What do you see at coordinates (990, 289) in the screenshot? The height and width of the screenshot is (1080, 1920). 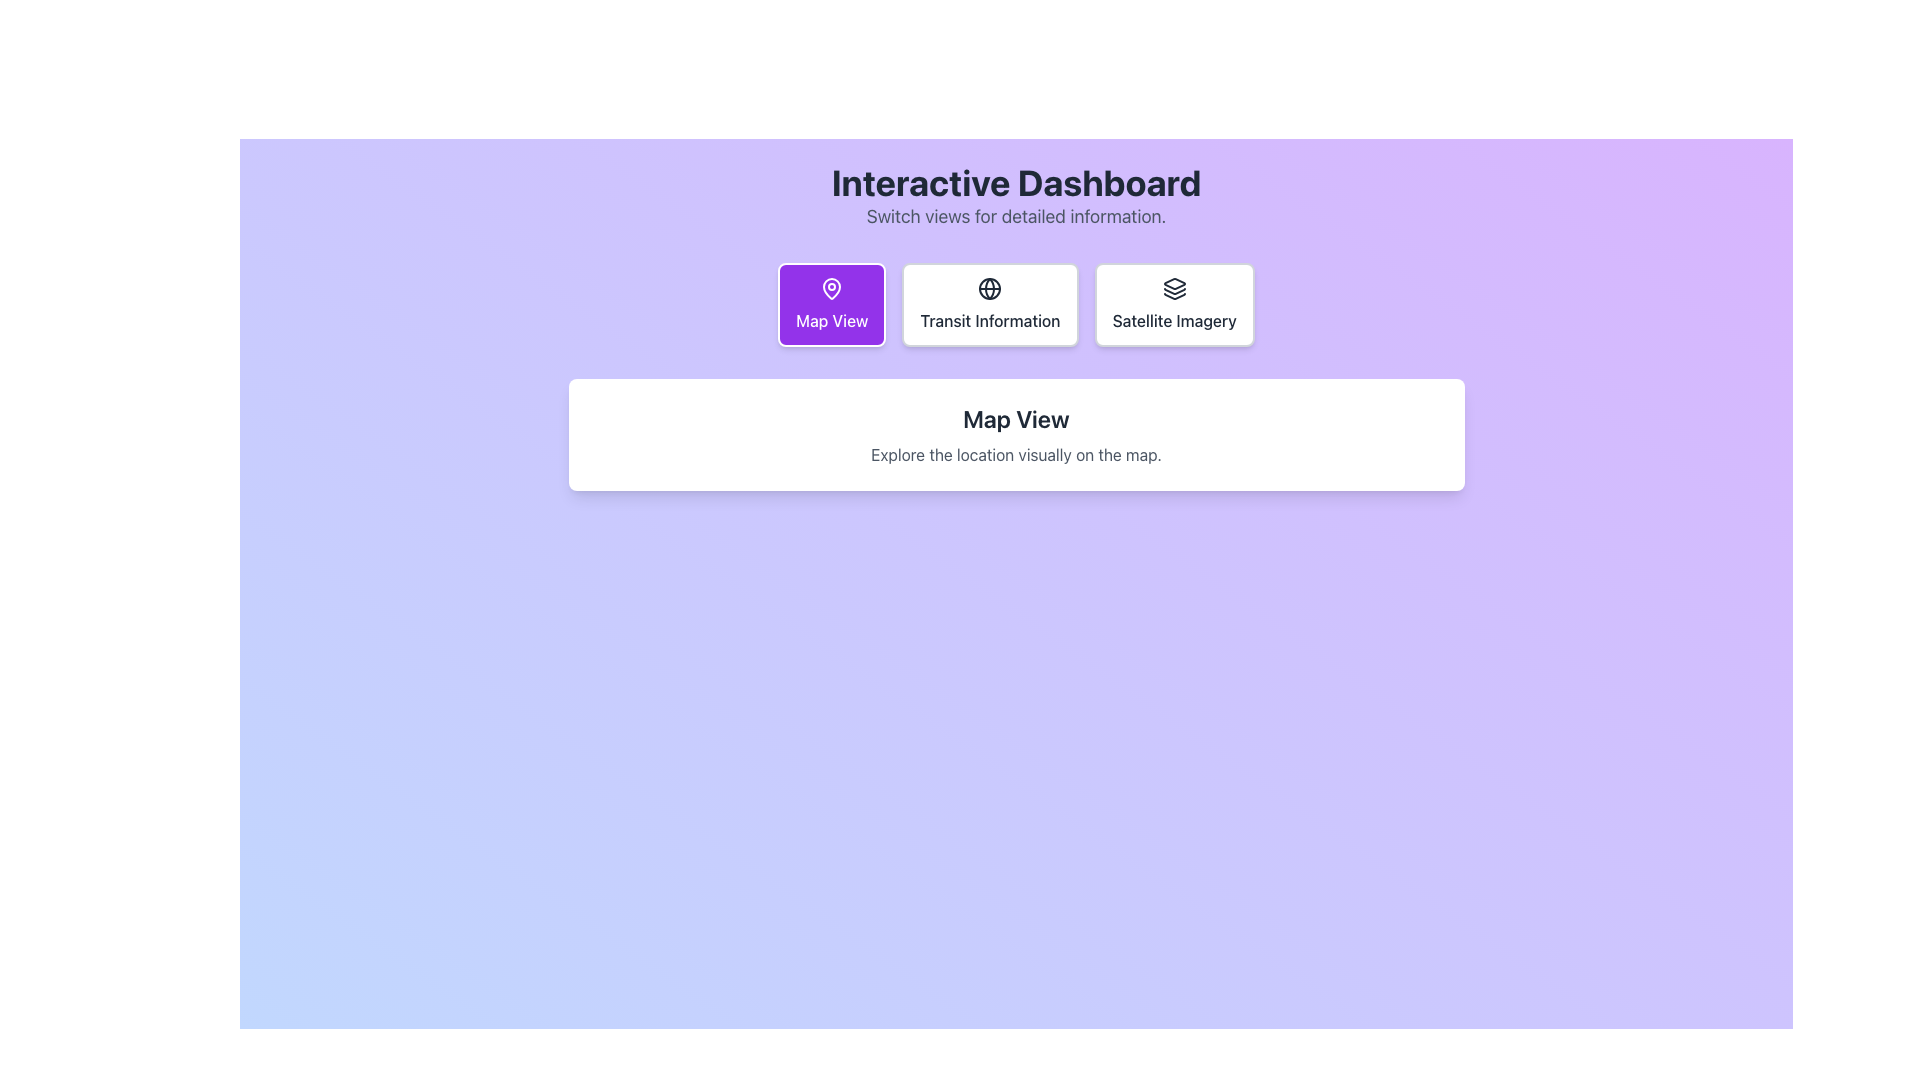 I see `the circular globe icon within the 'Transit Information' button, which is black in color and stylized to represent the Earth` at bounding box center [990, 289].